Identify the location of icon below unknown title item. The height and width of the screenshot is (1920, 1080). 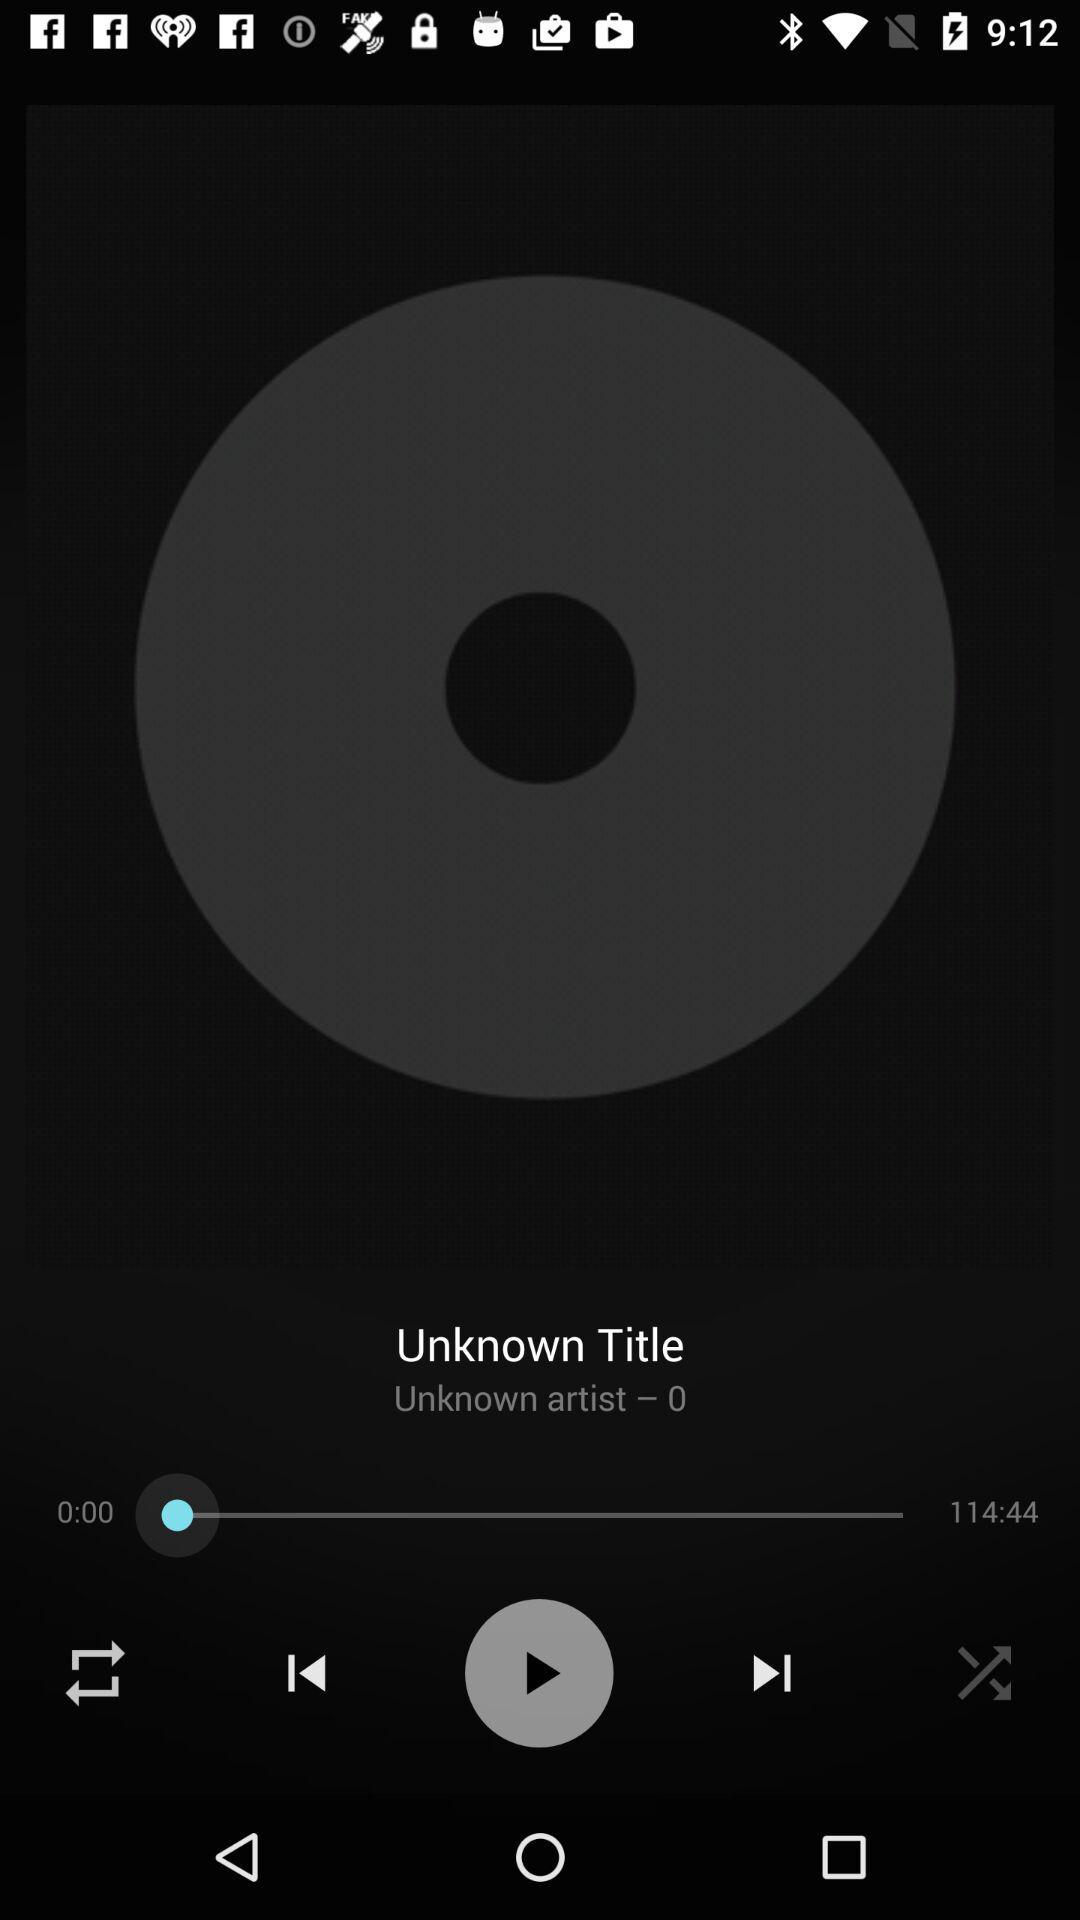
(540, 1415).